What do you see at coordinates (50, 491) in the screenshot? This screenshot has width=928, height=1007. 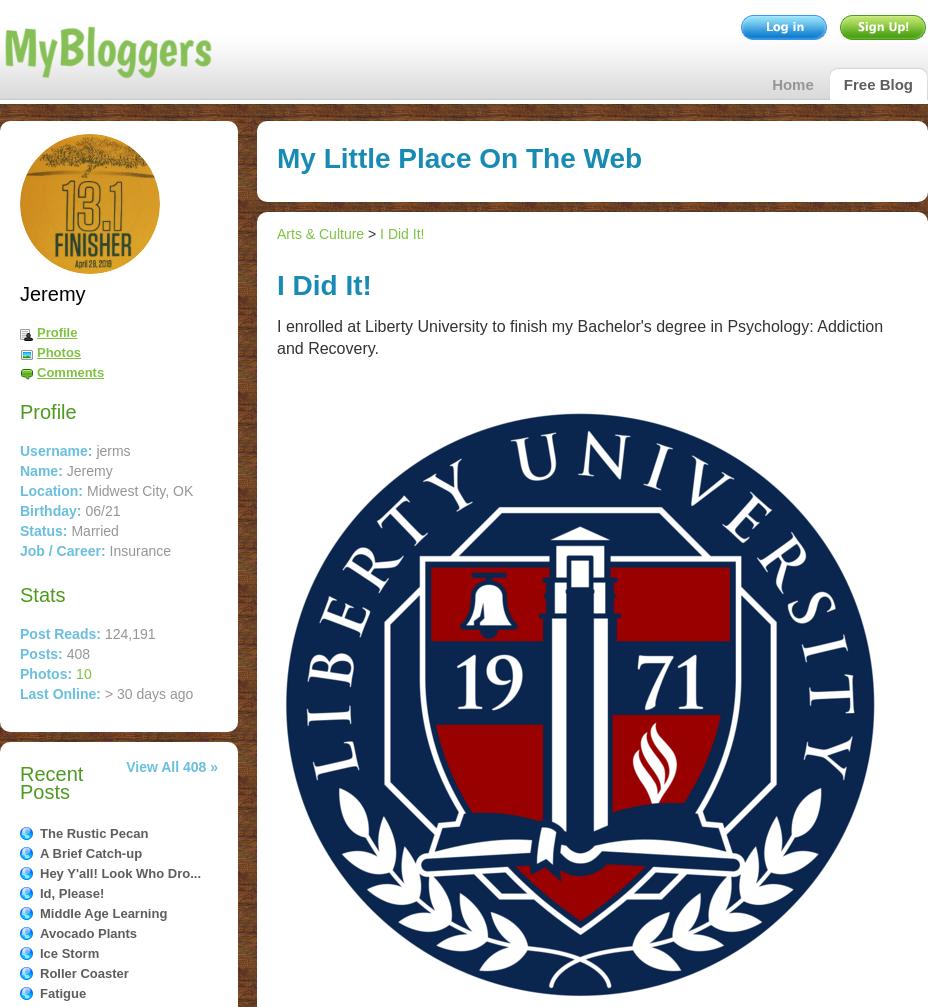 I see `'Location:'` at bounding box center [50, 491].